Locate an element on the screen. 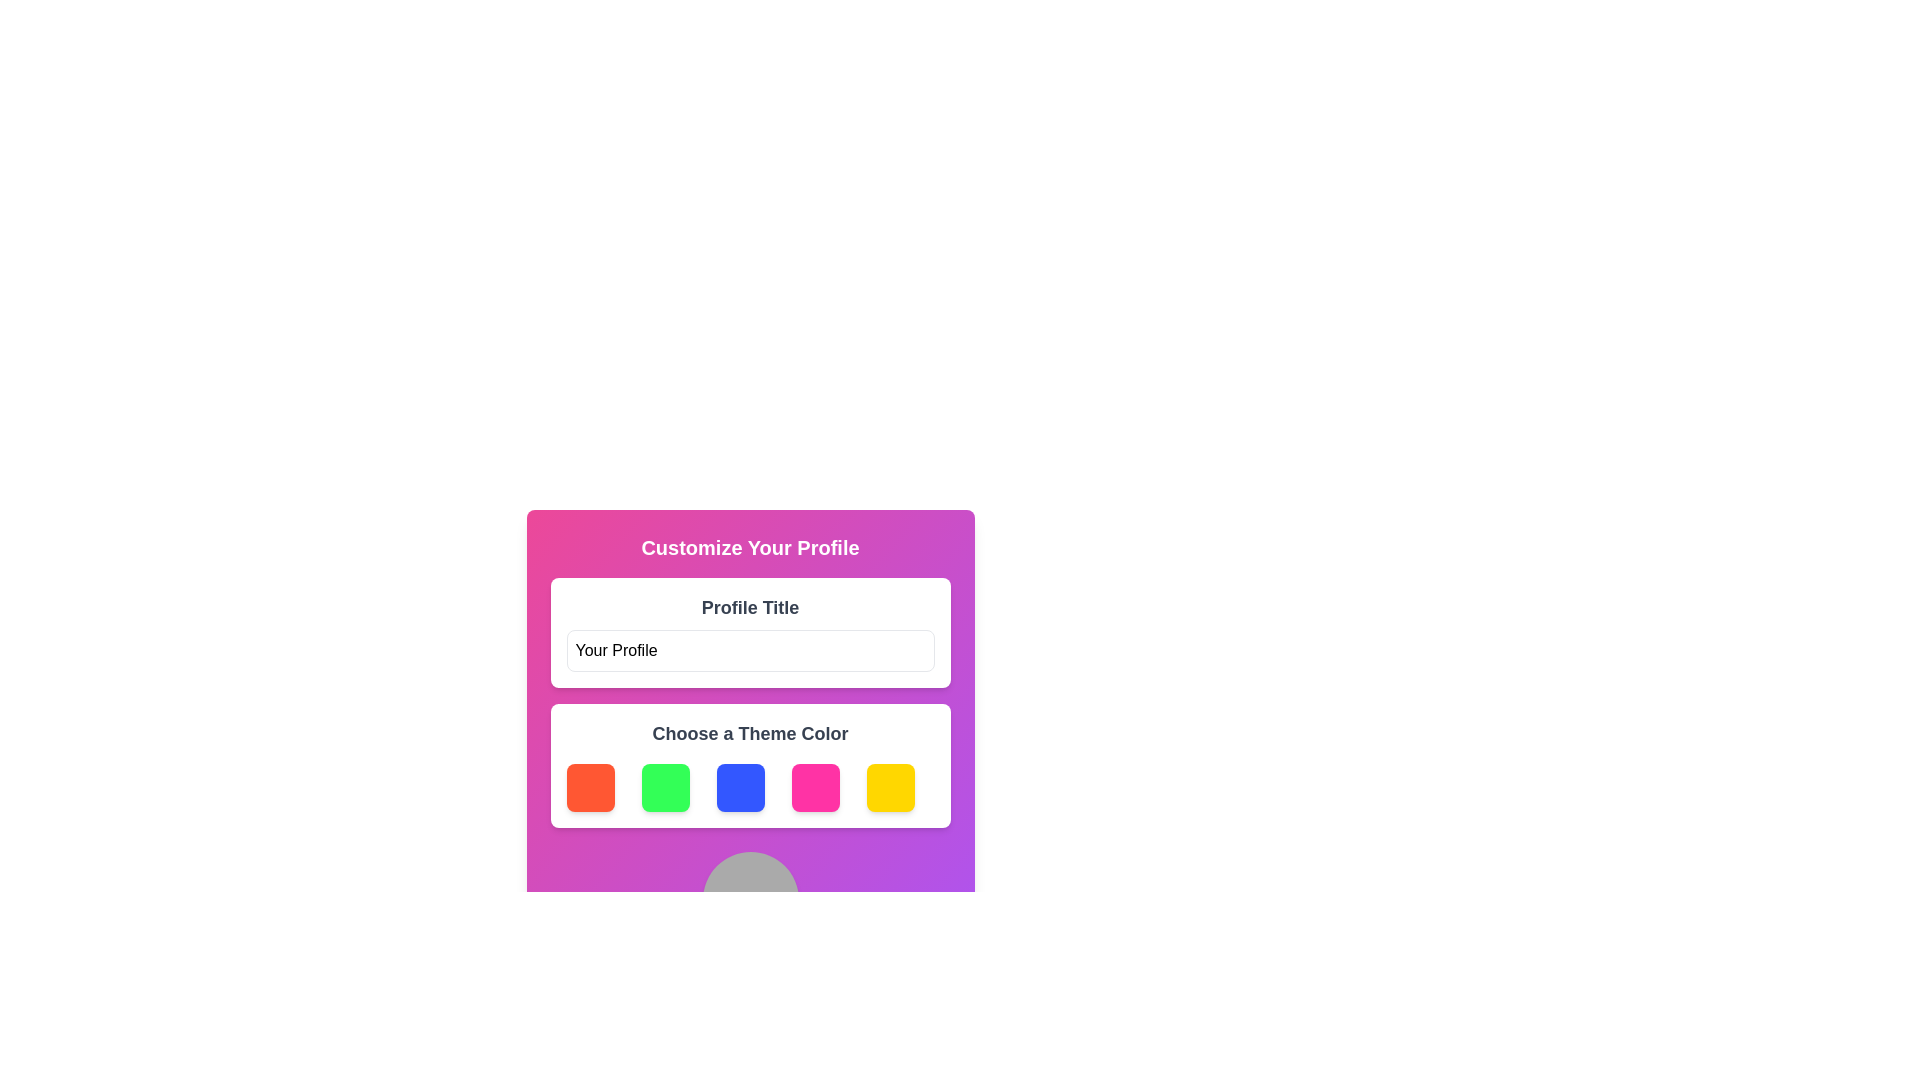 The image size is (1920, 1080). the 'Profile Title' text label, which is a bold and larger gray font displayed at the top of a white card with rounded corners is located at coordinates (749, 607).